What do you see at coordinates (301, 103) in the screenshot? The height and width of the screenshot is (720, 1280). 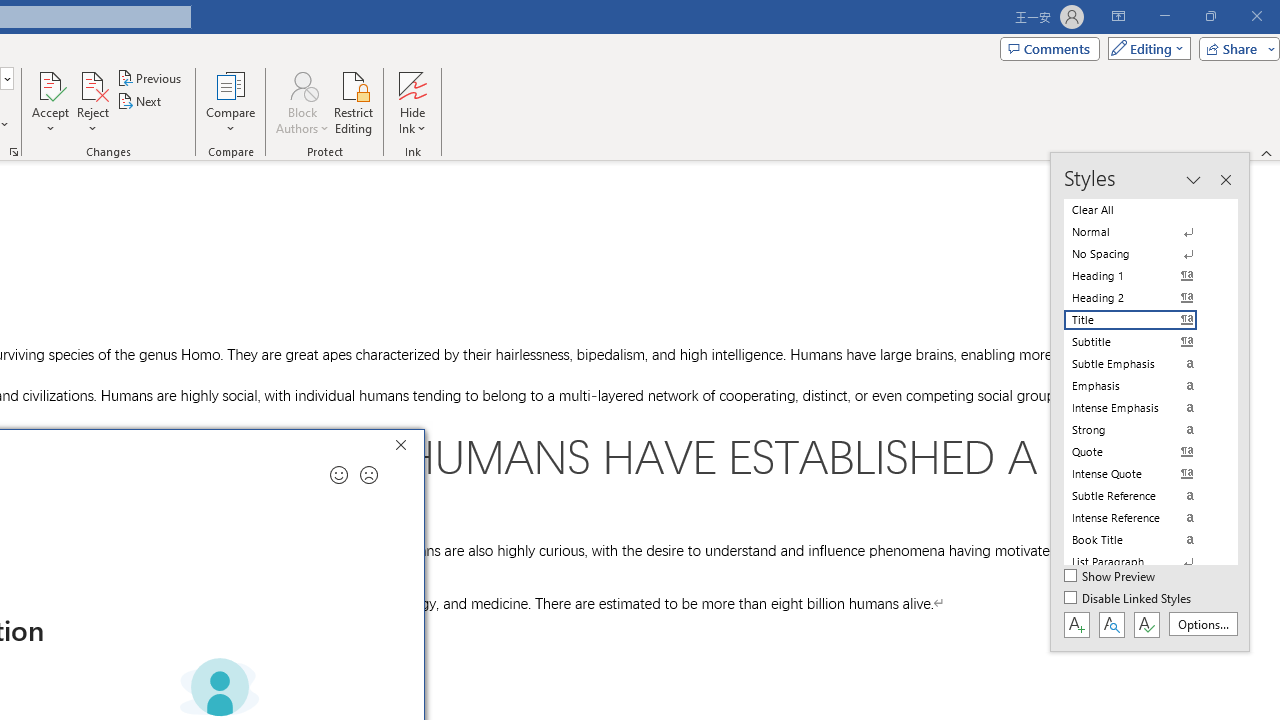 I see `'Block Authors'` at bounding box center [301, 103].